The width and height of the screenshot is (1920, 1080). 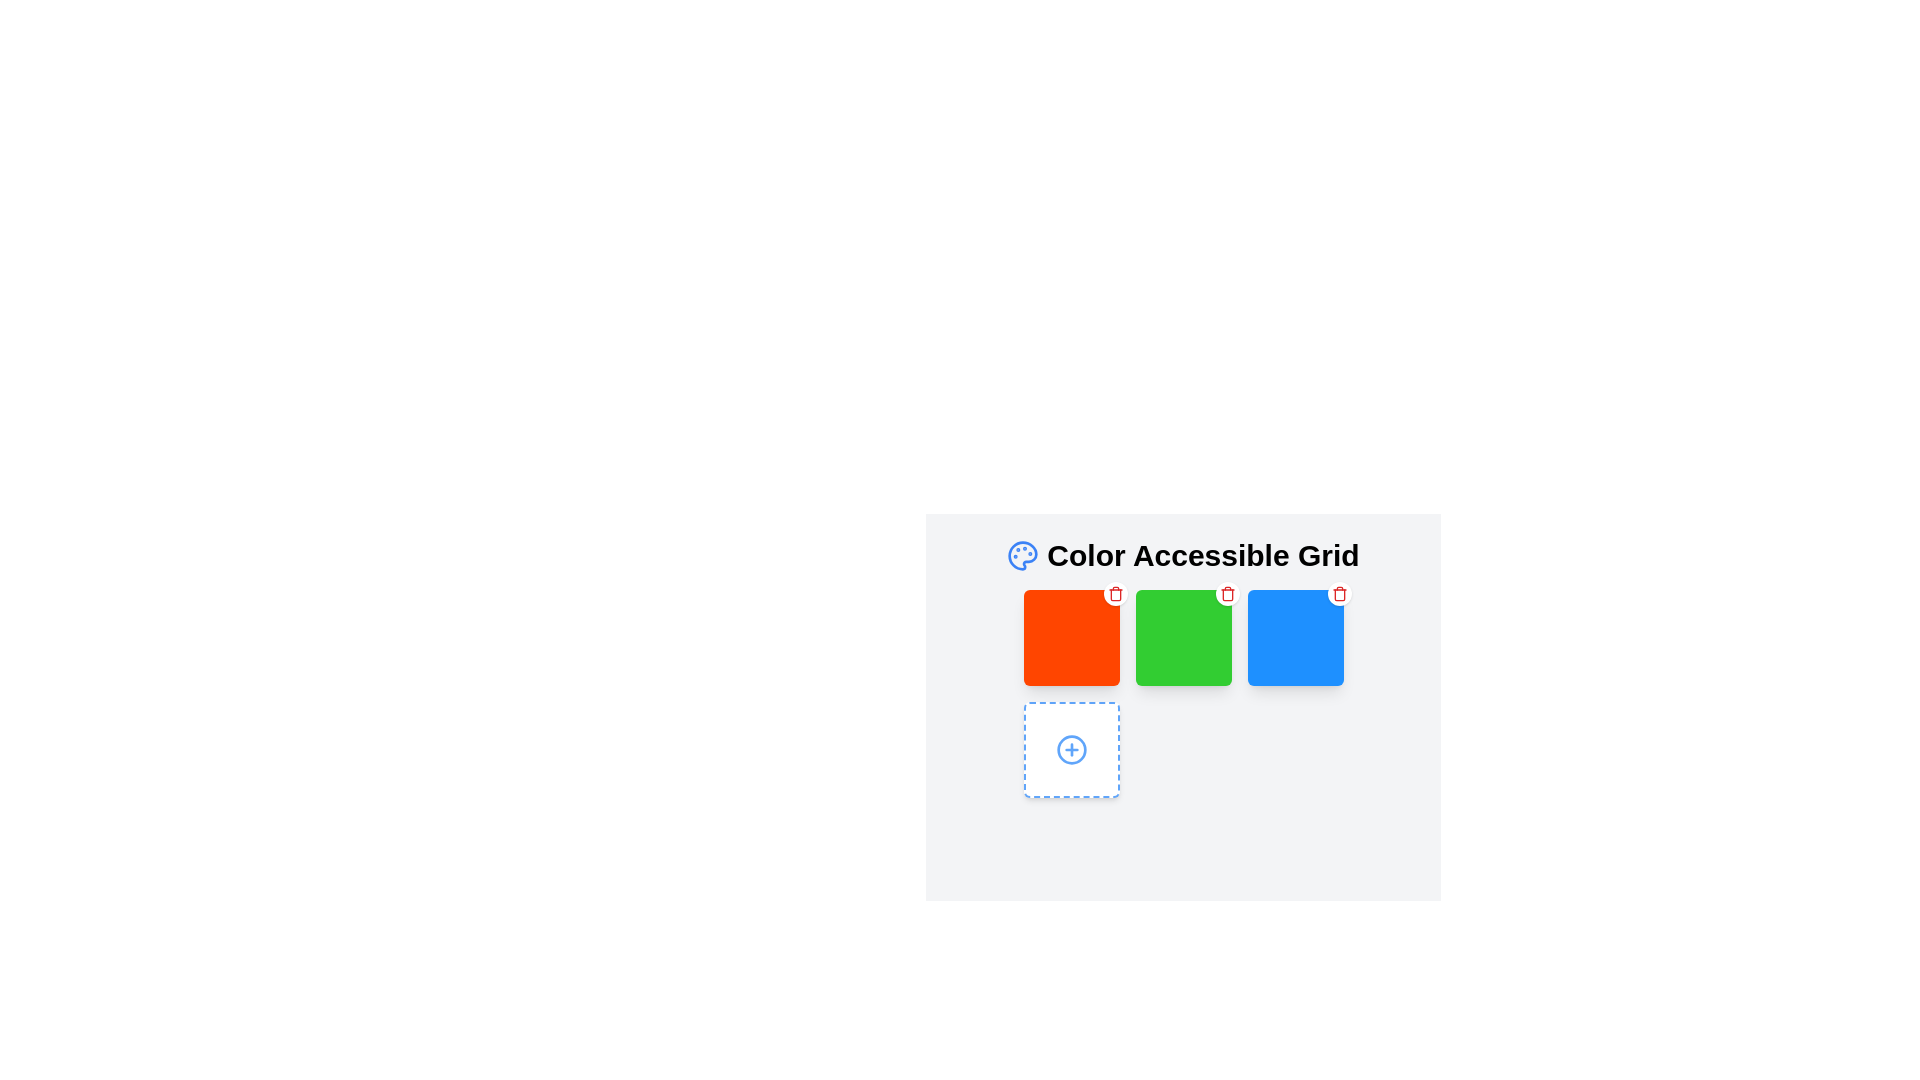 I want to click on the decorative icon symbolizing the color grid functionality, located to the left of the 'Color Accessible Grid' text in the heading section, so click(x=1023, y=555).